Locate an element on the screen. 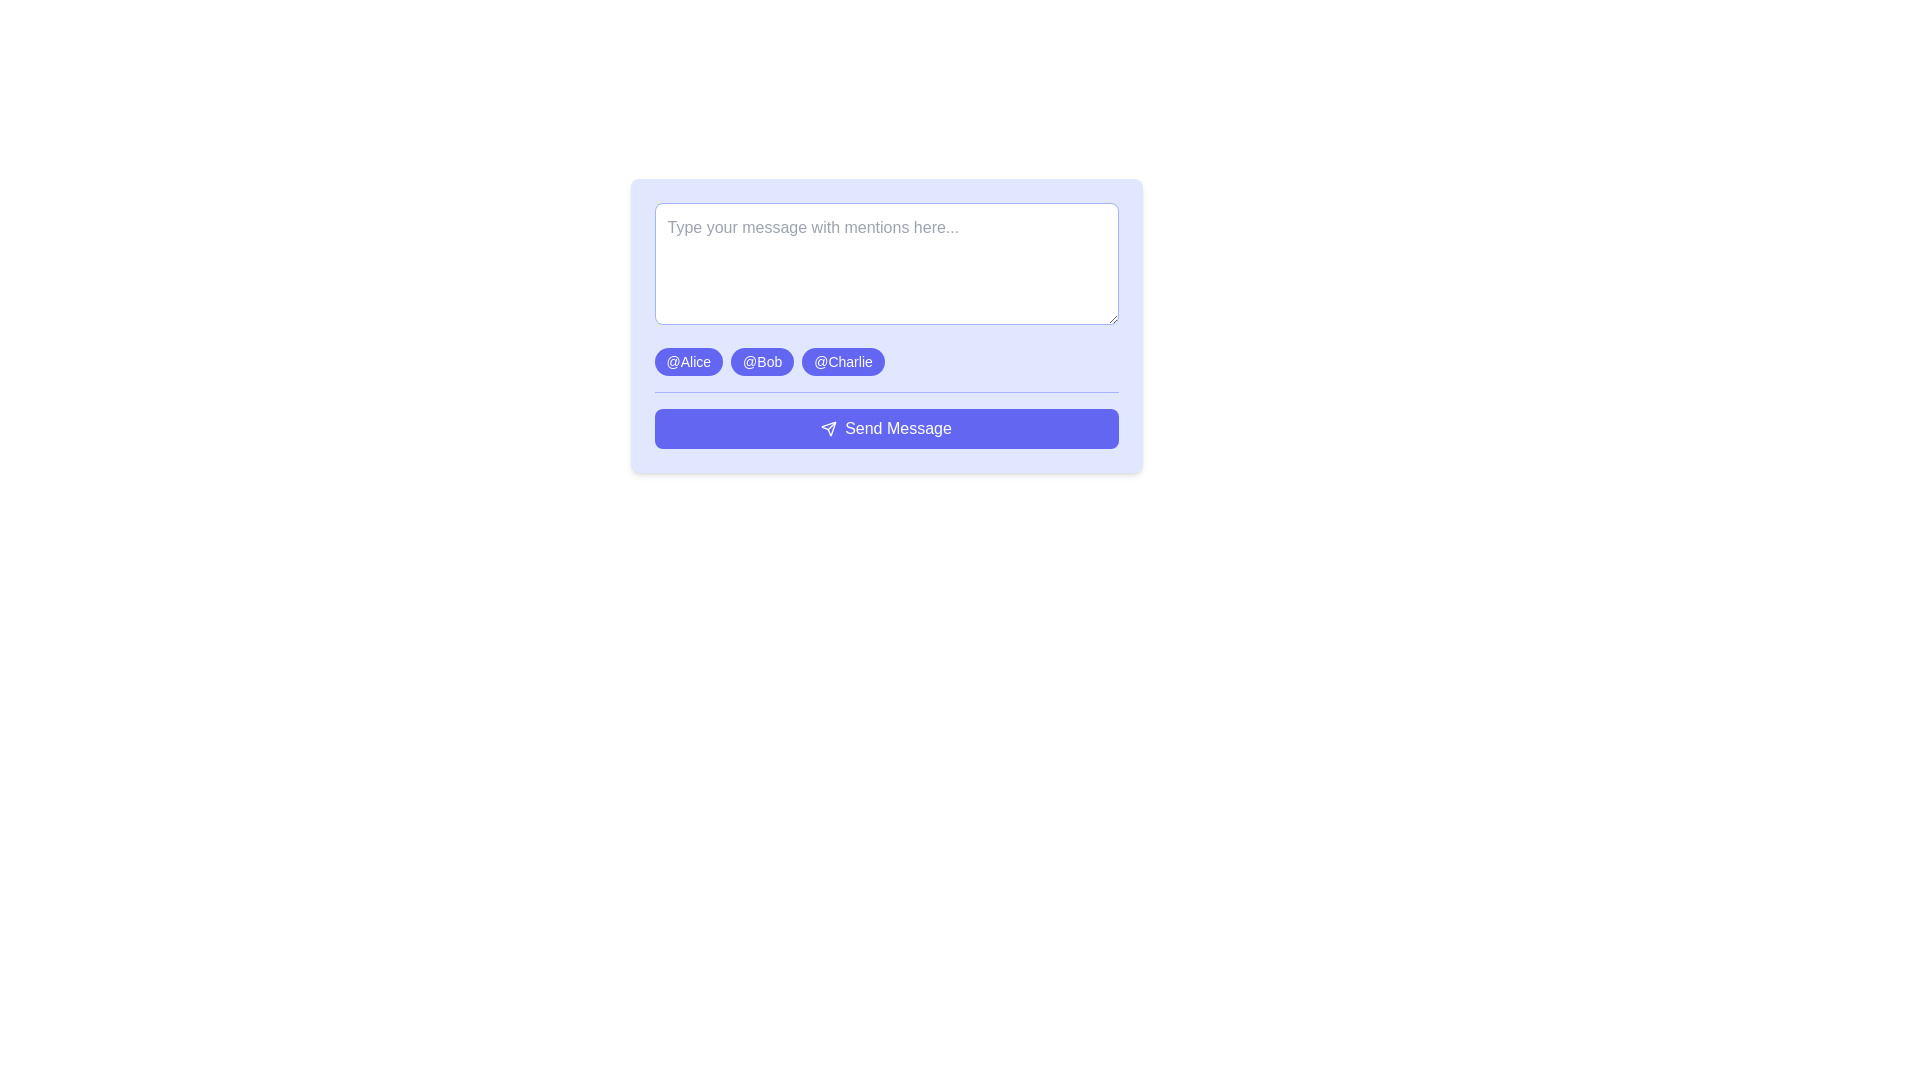  the badge label displaying '@Bob', which is styled with a purple background and white text, positioned between '@Alice' and '@Charlie' is located at coordinates (761, 362).